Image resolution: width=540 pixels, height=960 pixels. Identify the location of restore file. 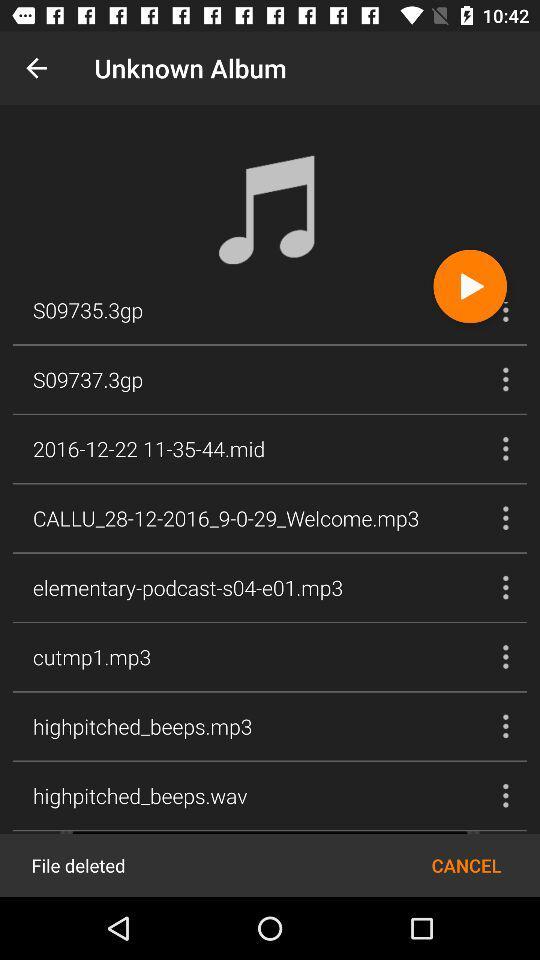
(270, 863).